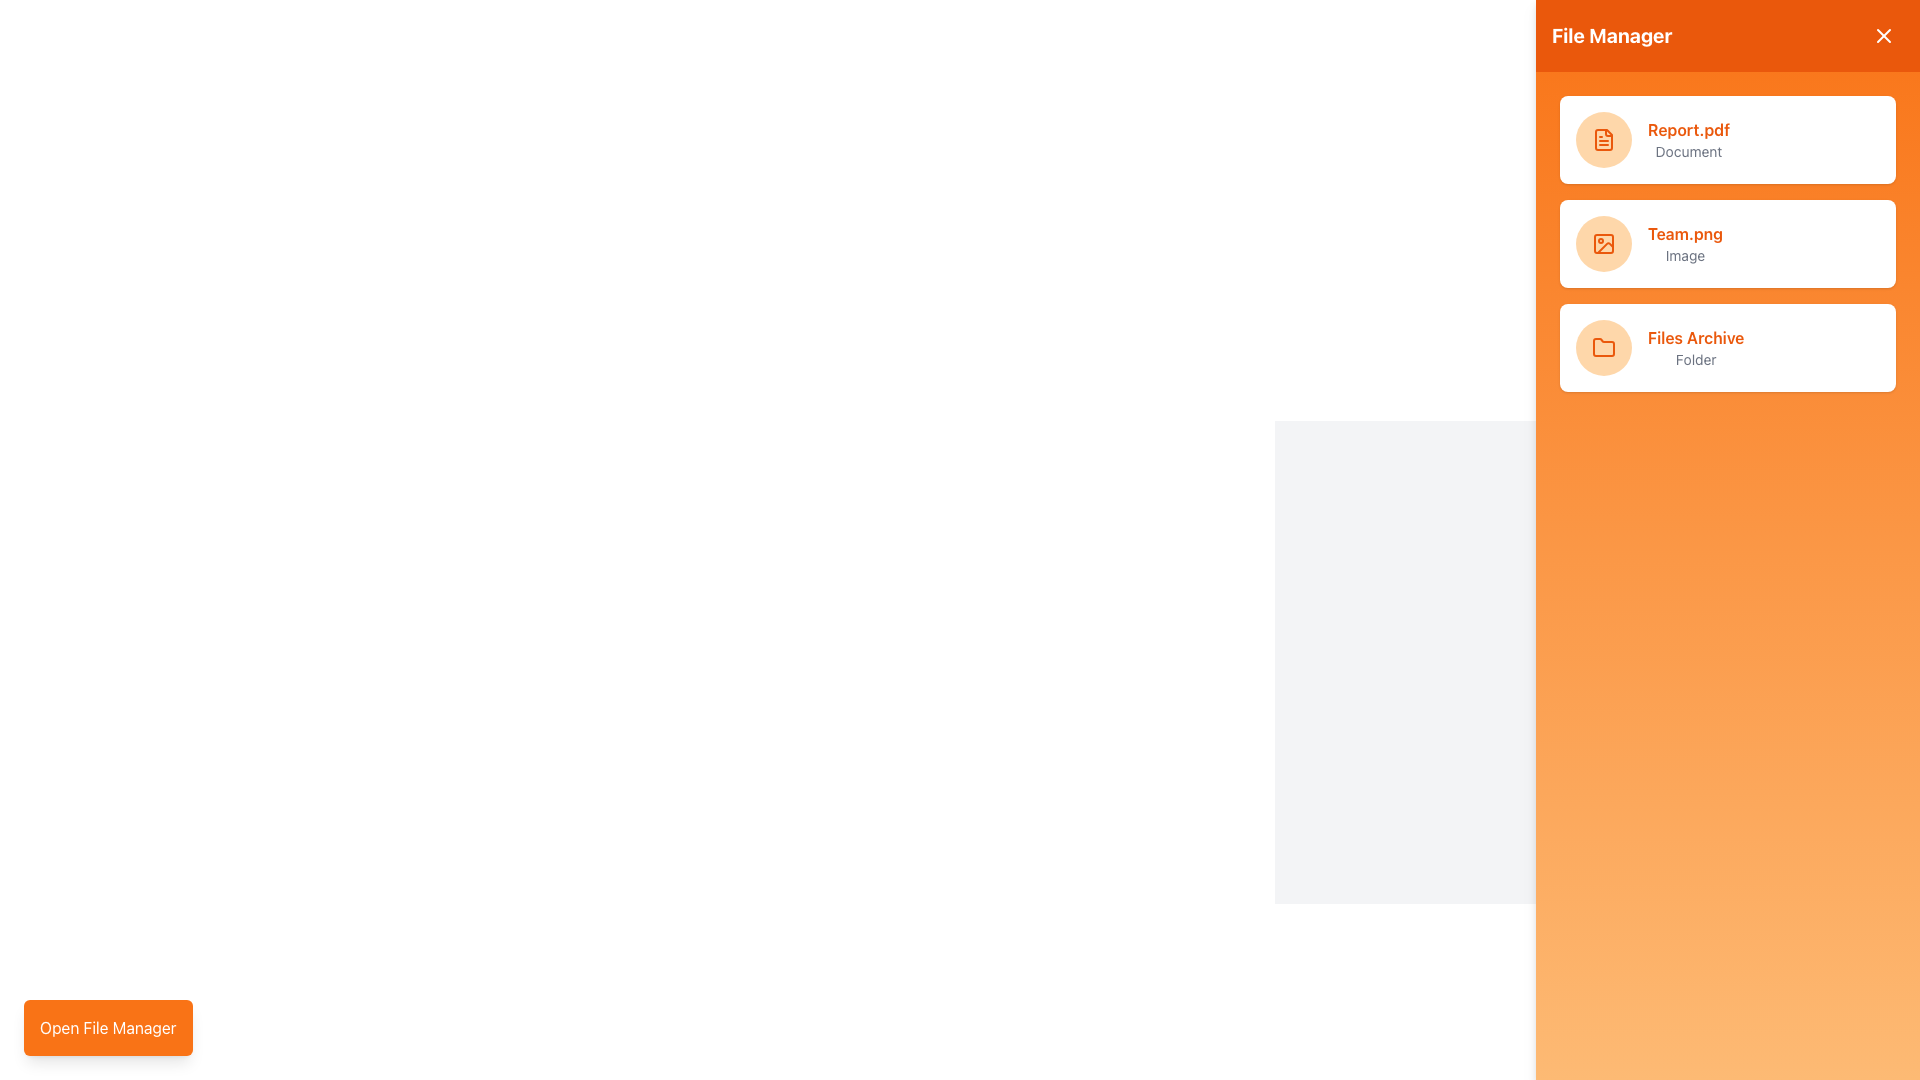 This screenshot has width=1920, height=1080. Describe the element at coordinates (1603, 242) in the screenshot. I see `the circular icon with an orange background and white border located on the left side of the 'Team.png' button` at that location.